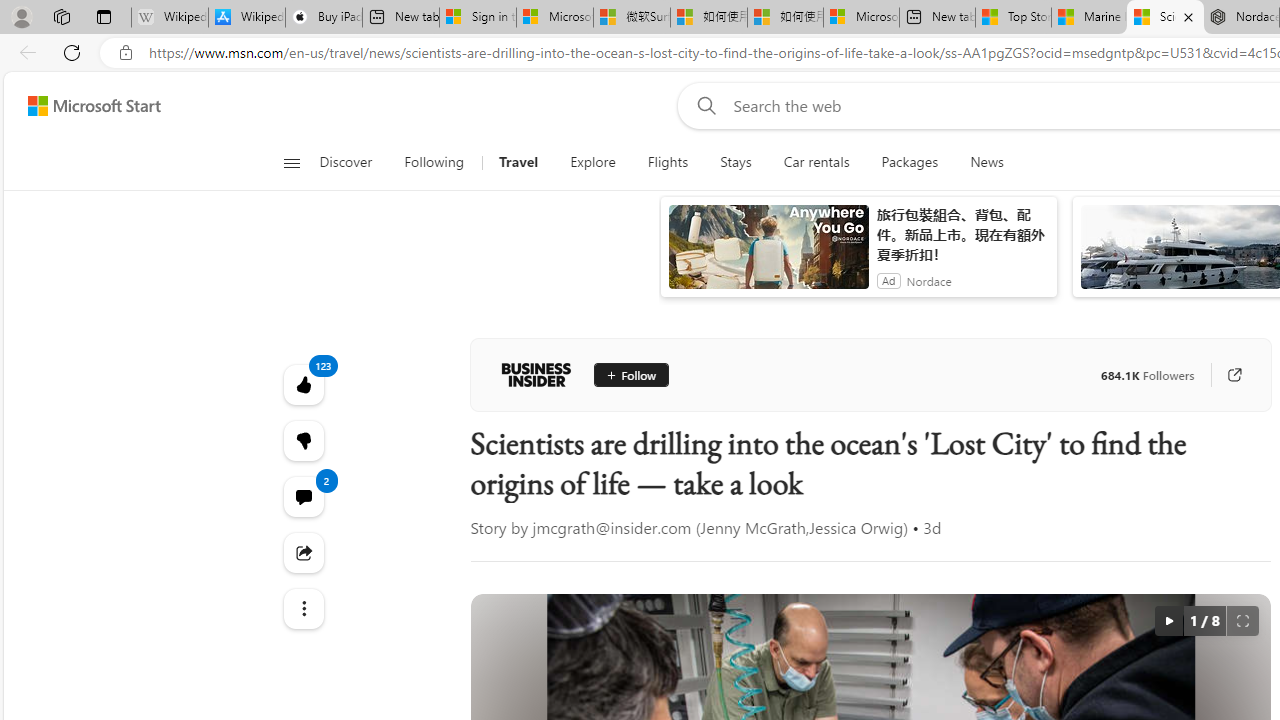 The width and height of the screenshot is (1280, 720). I want to click on '123', so click(302, 440).